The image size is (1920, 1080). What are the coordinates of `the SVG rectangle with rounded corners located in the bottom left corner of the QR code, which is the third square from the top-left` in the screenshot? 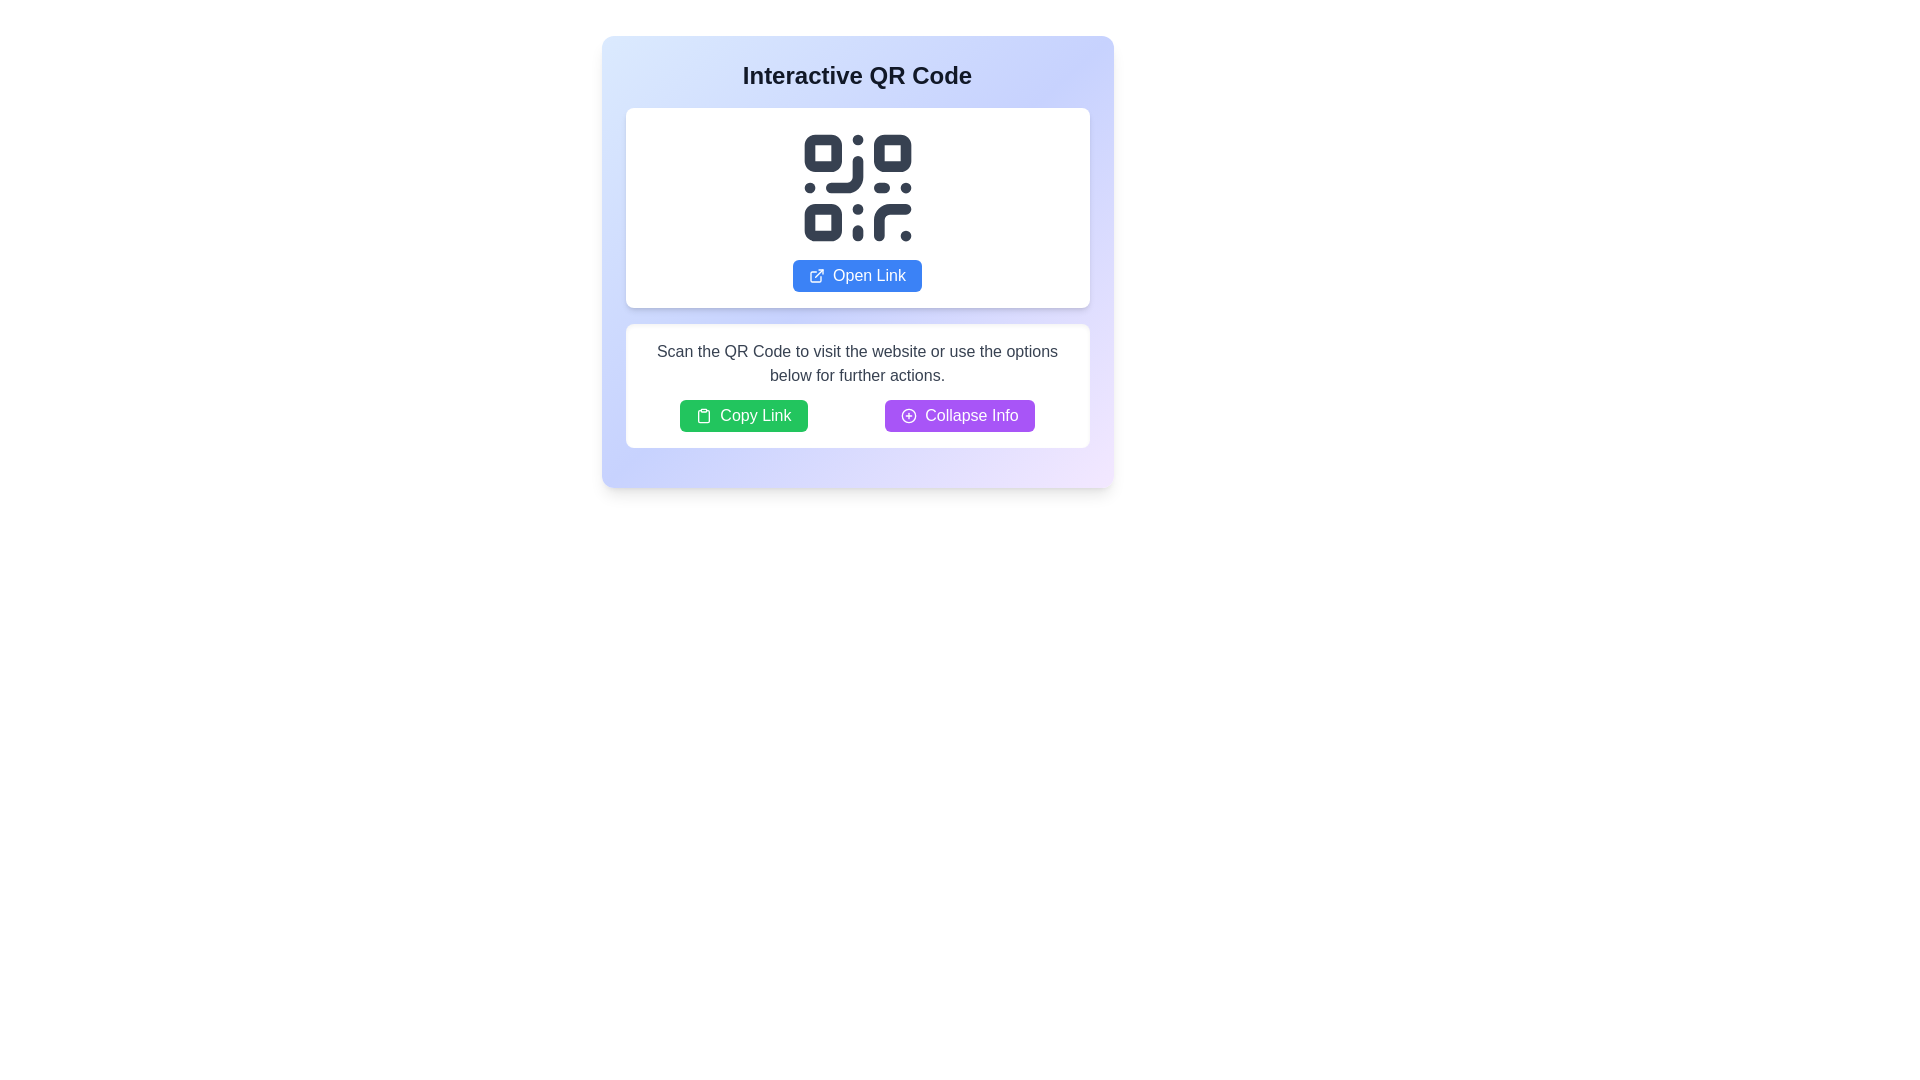 It's located at (822, 222).